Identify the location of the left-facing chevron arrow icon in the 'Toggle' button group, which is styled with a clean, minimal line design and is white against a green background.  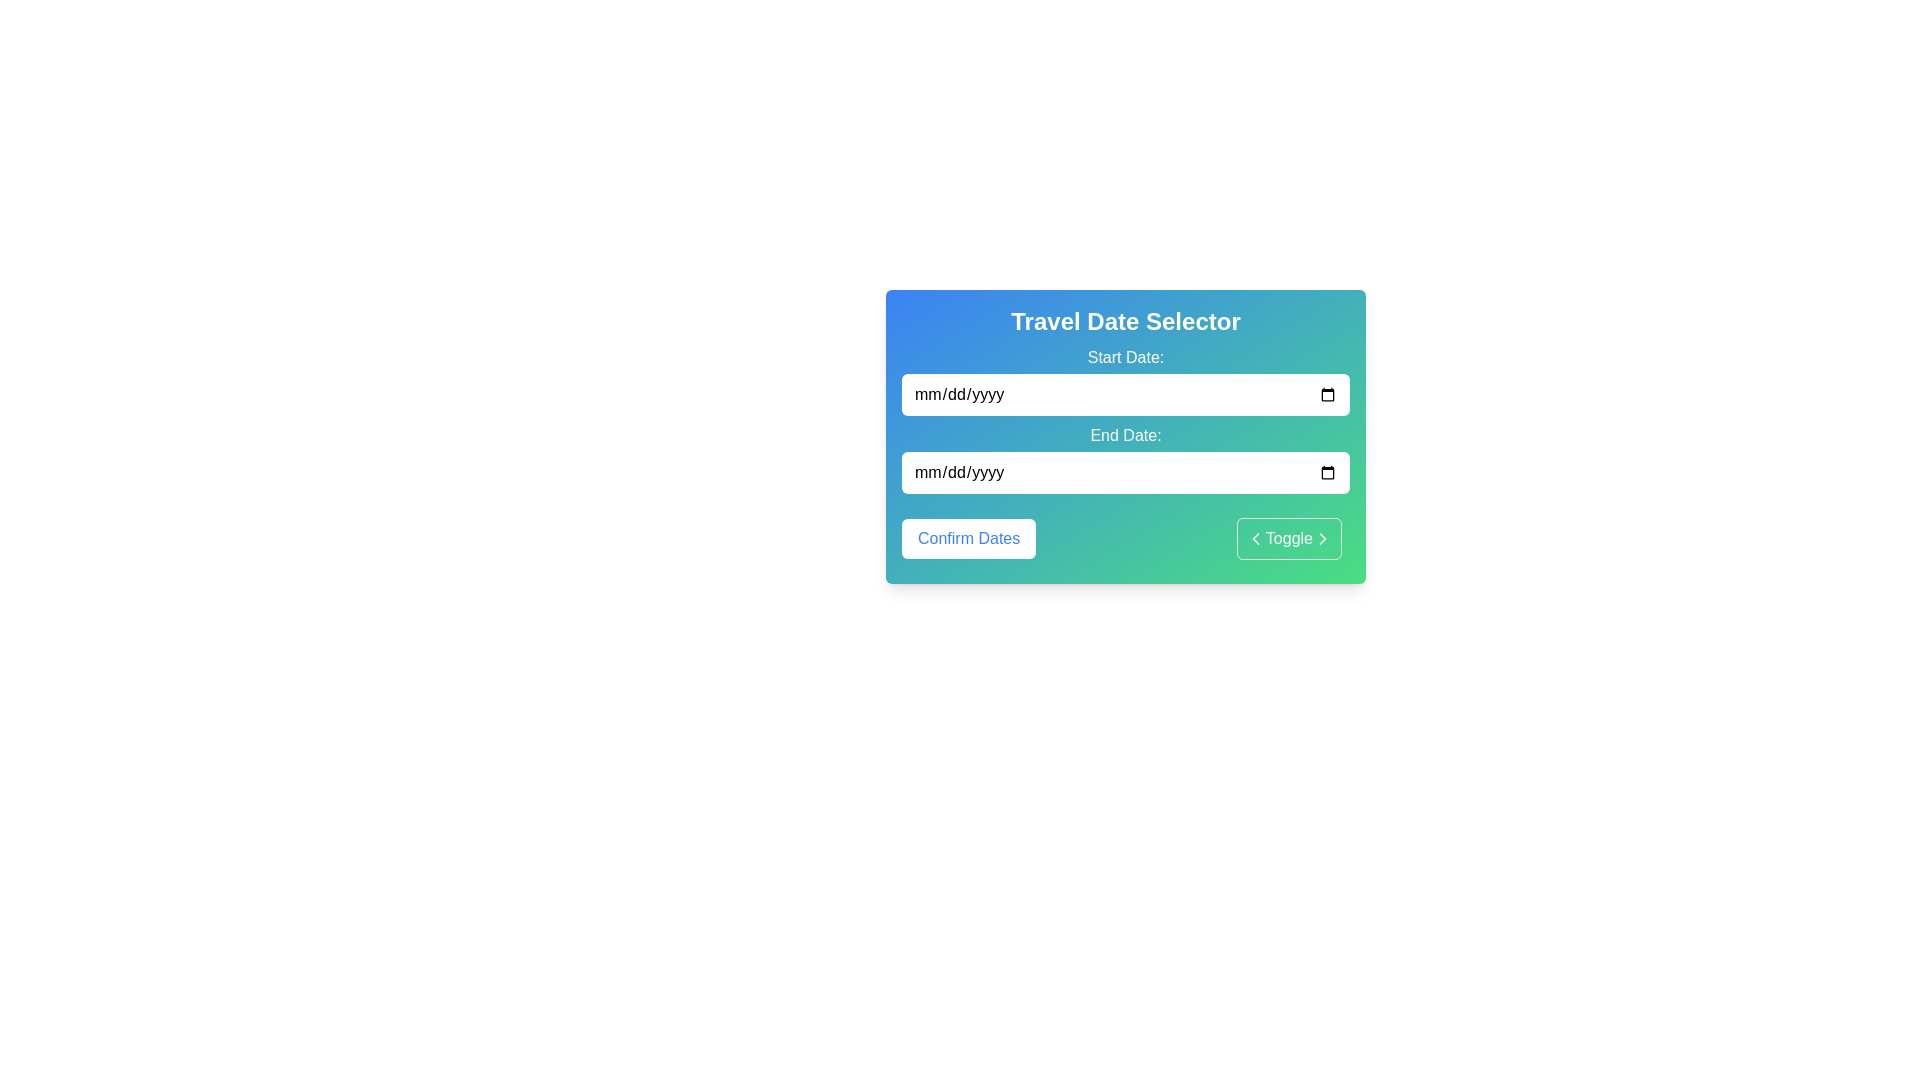
(1254, 538).